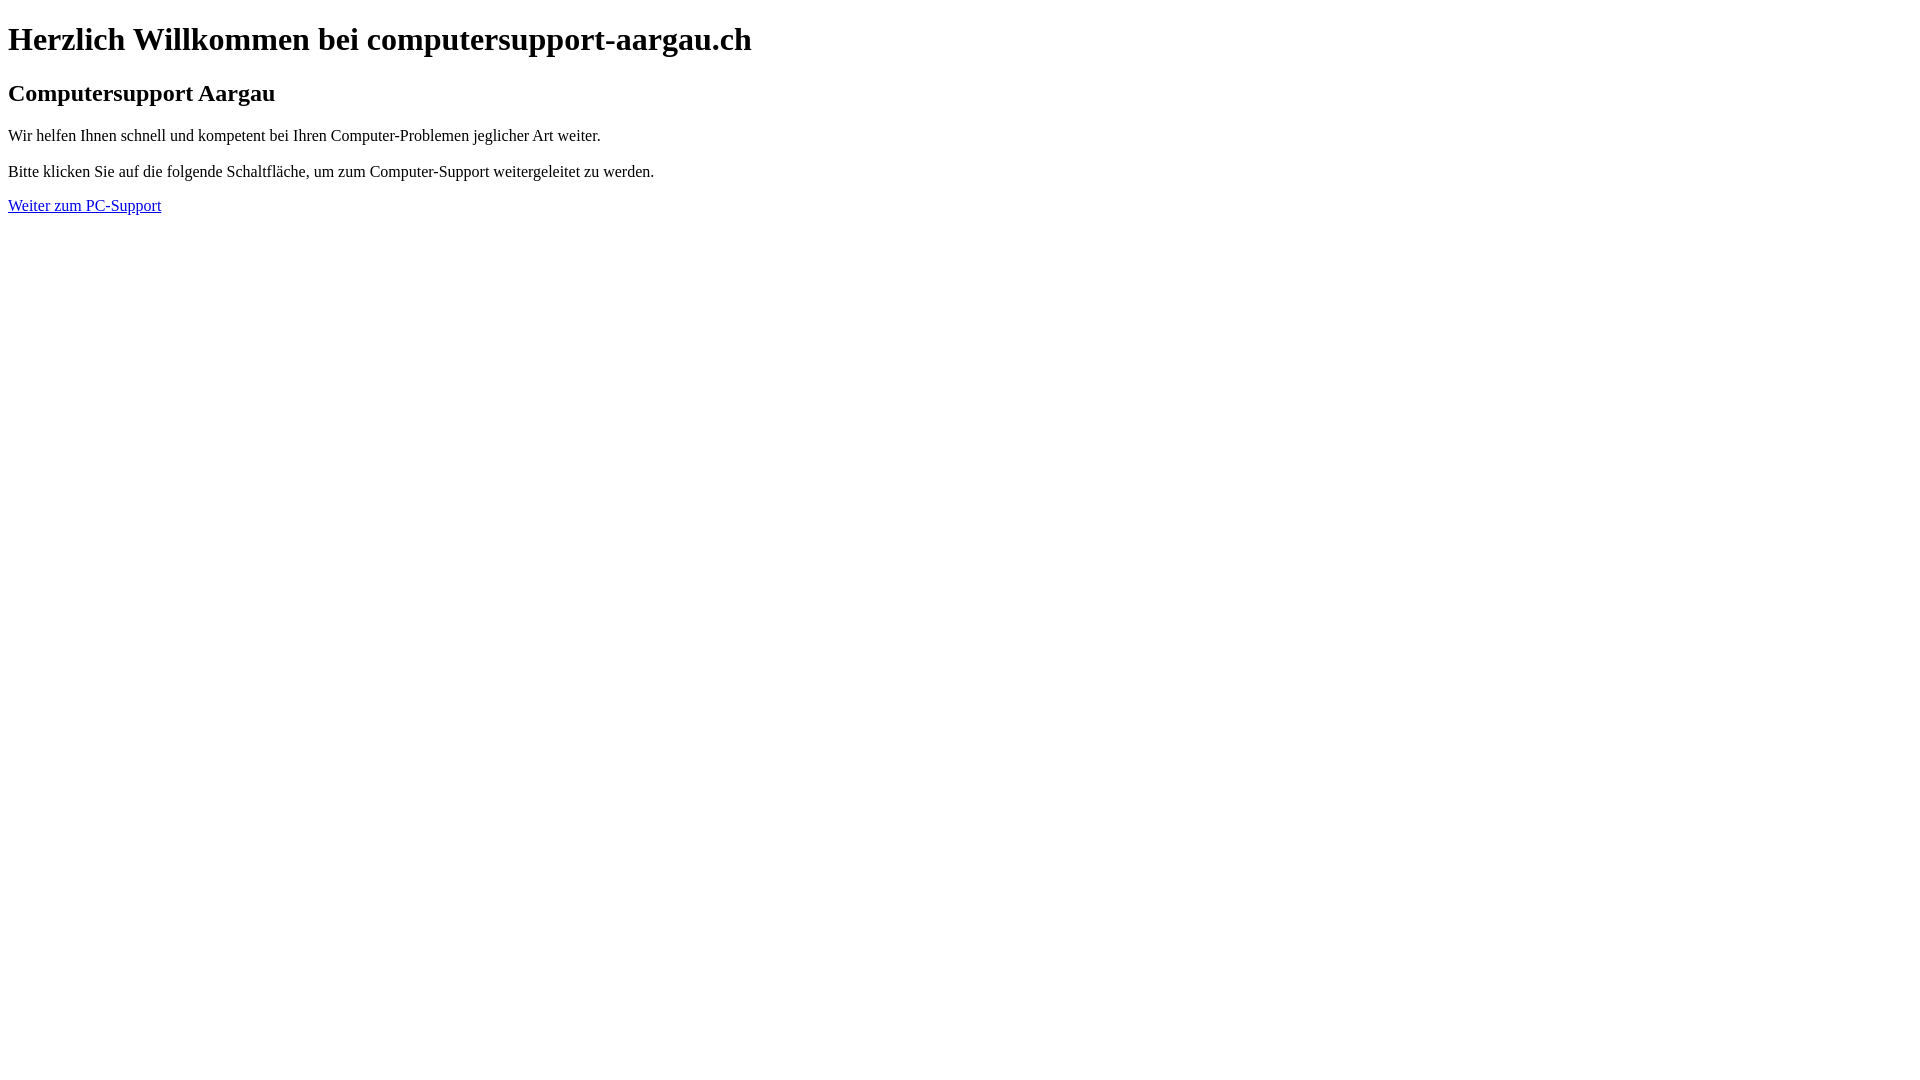  Describe the element at coordinates (83, 205) in the screenshot. I see `'Weiter zum PC-Support'` at that location.